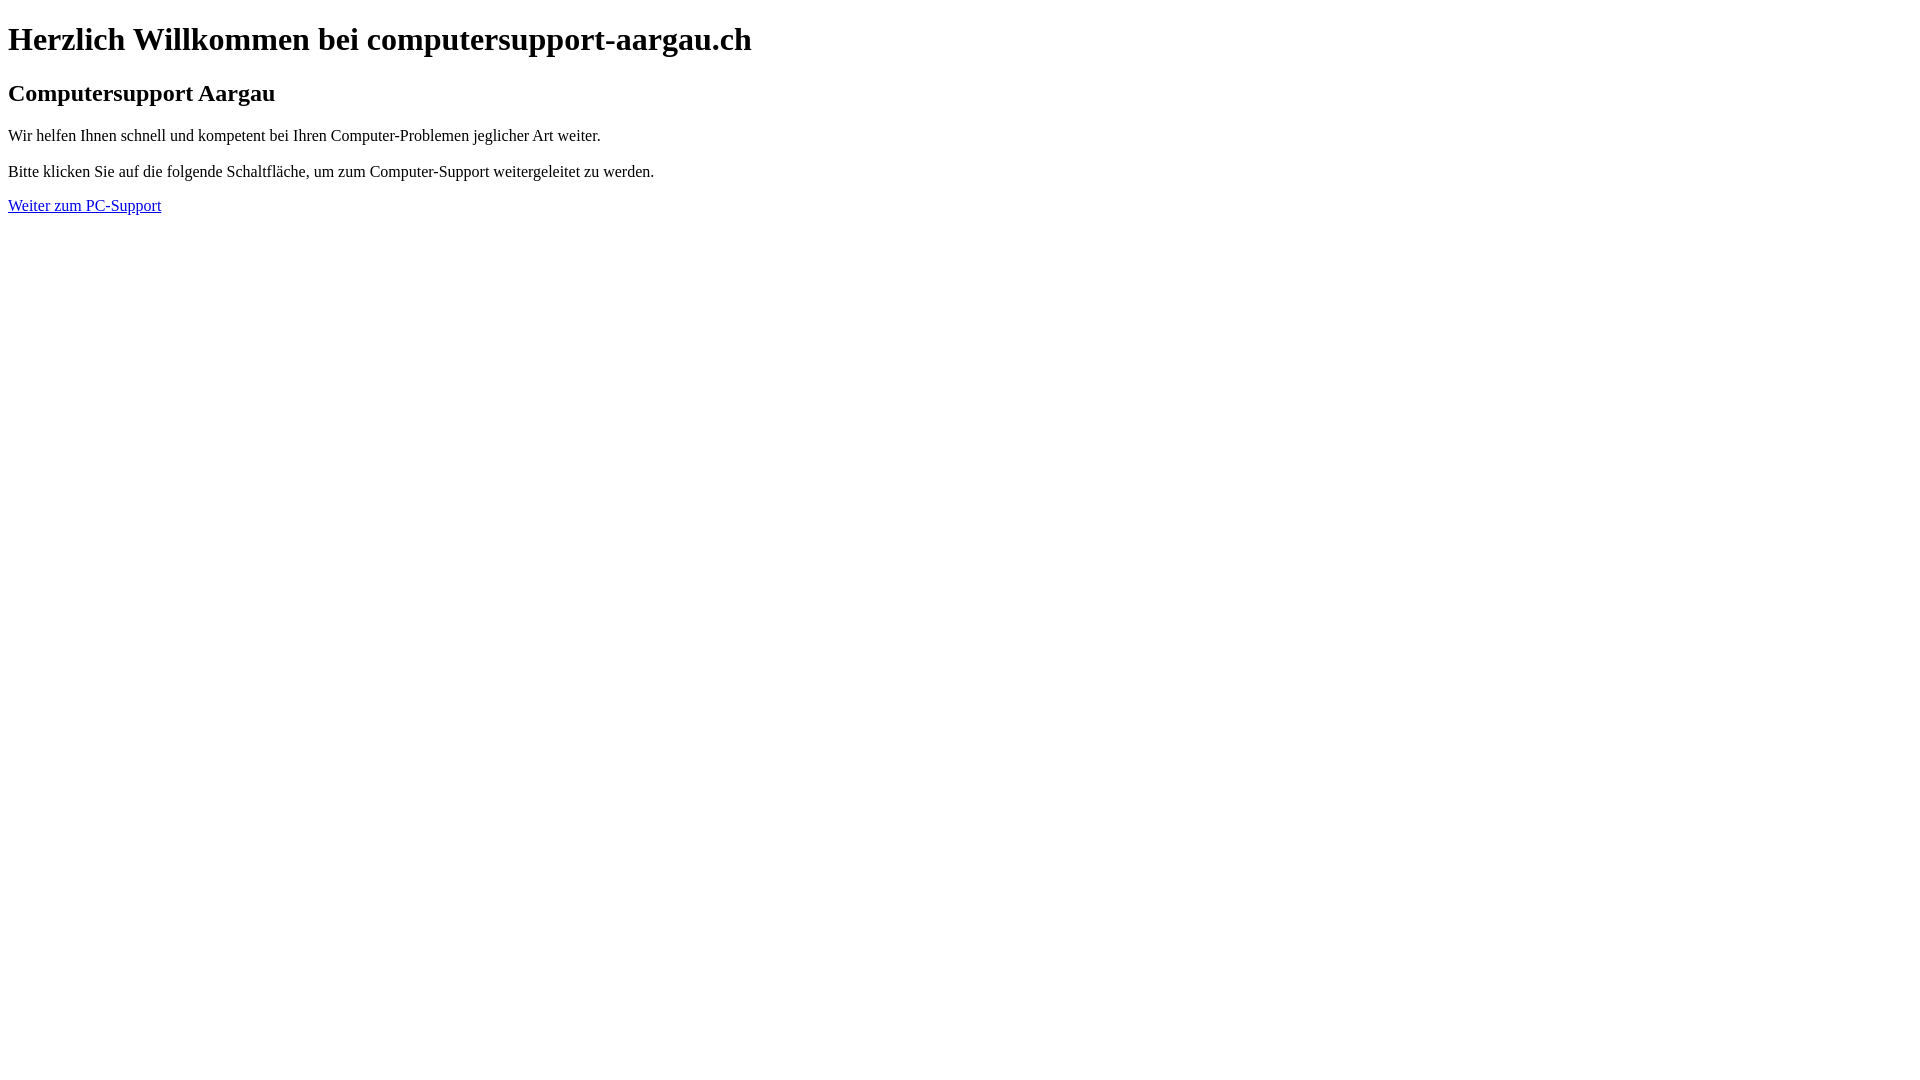  Describe the element at coordinates (83, 205) in the screenshot. I see `'Weiter zum PC-Support'` at that location.